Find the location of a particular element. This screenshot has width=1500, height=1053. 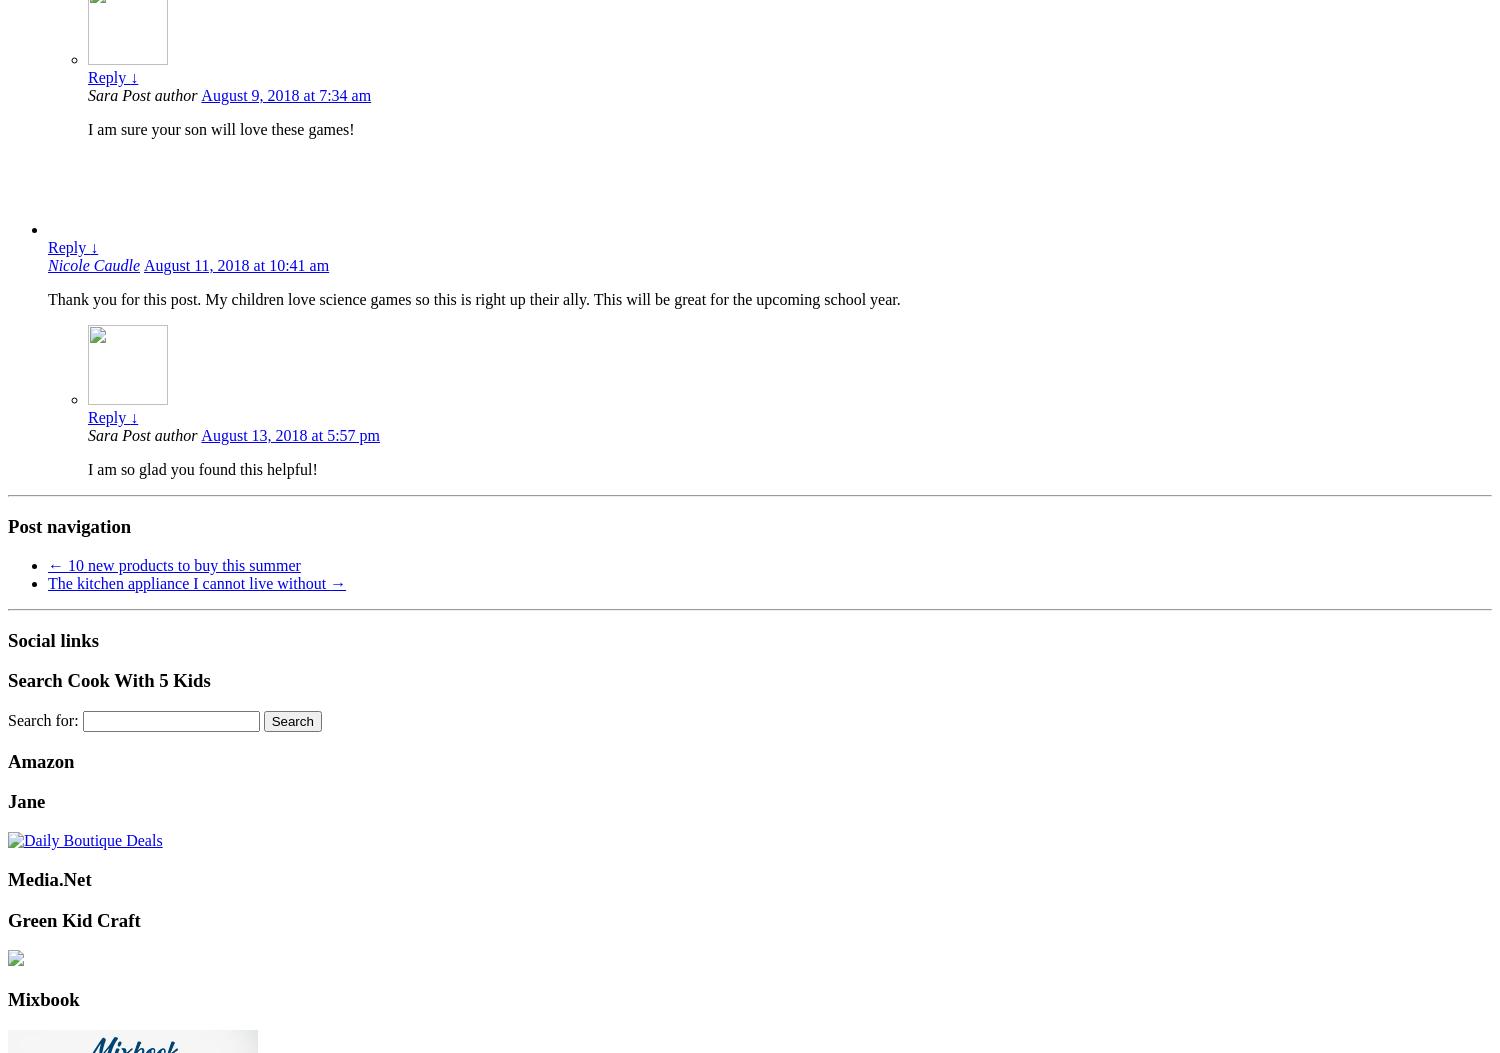

'10 new products to buy this summer' is located at coordinates (181, 563).